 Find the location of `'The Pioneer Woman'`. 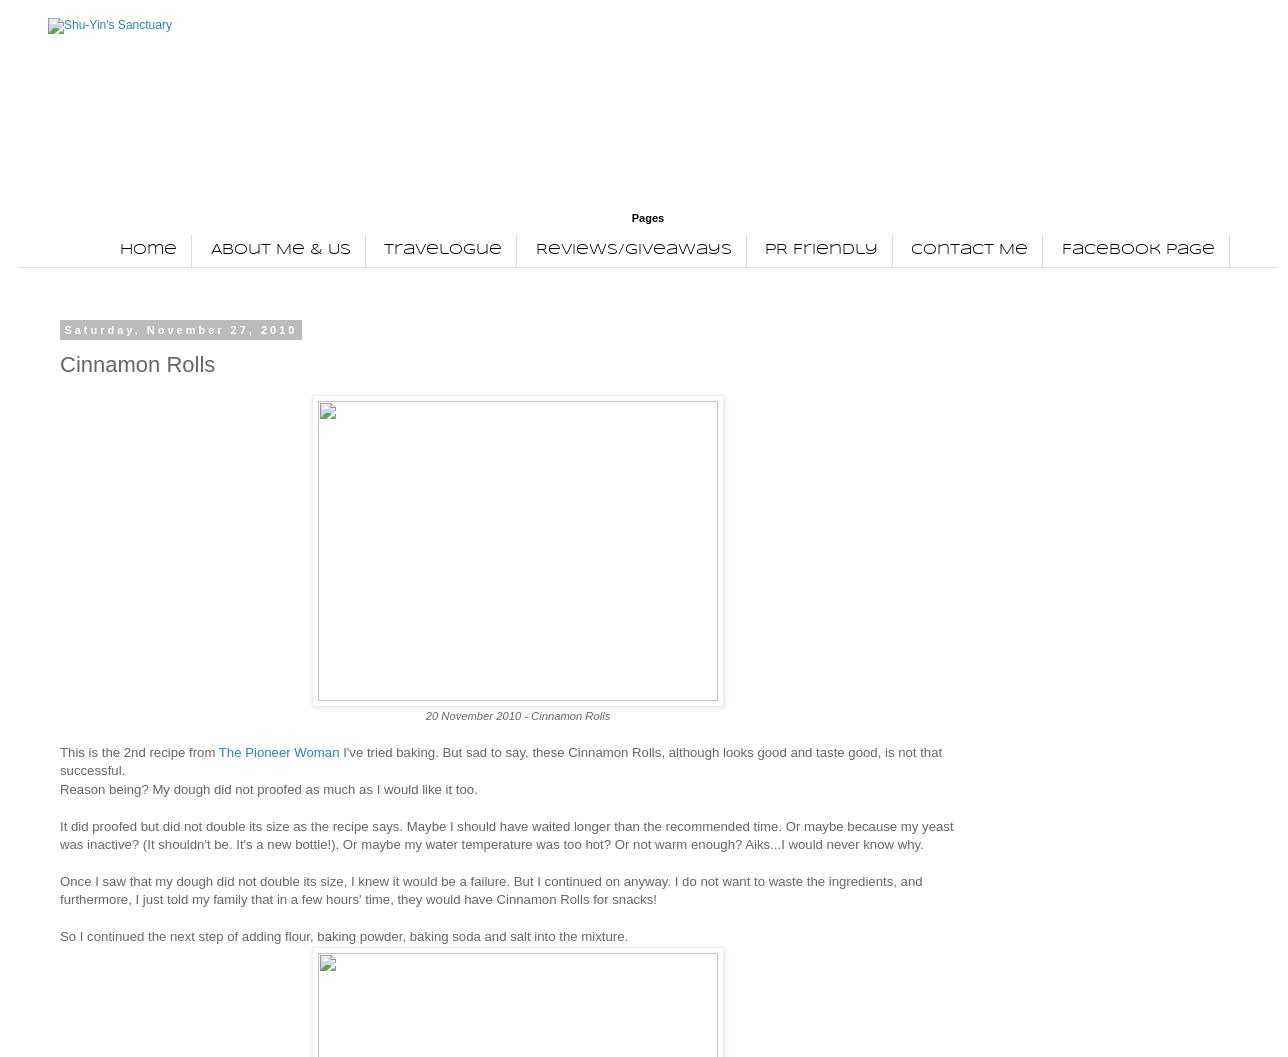

'The Pioneer Woman' is located at coordinates (278, 750).